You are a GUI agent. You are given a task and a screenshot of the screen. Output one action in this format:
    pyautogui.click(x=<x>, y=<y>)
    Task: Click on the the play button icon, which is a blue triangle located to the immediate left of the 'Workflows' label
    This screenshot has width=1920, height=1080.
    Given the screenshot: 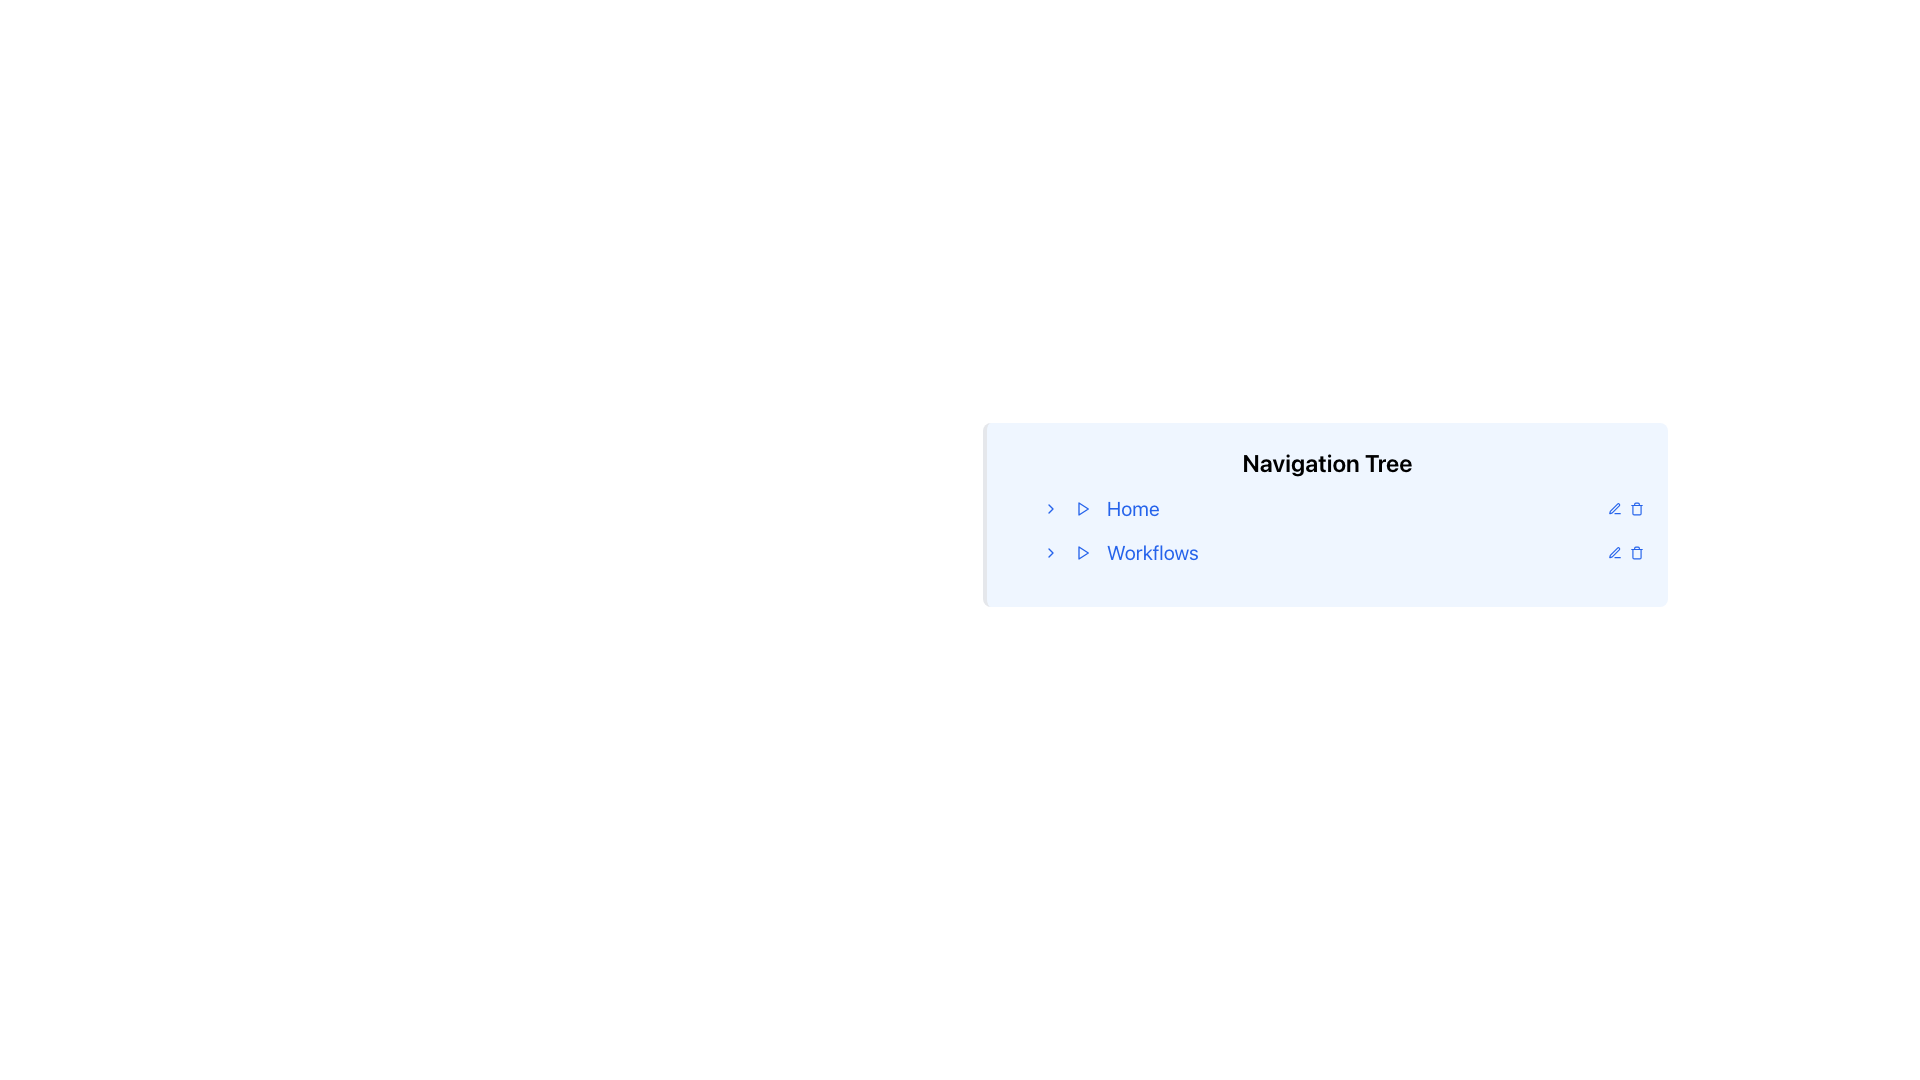 What is the action you would take?
    pyautogui.click(x=1082, y=552)
    